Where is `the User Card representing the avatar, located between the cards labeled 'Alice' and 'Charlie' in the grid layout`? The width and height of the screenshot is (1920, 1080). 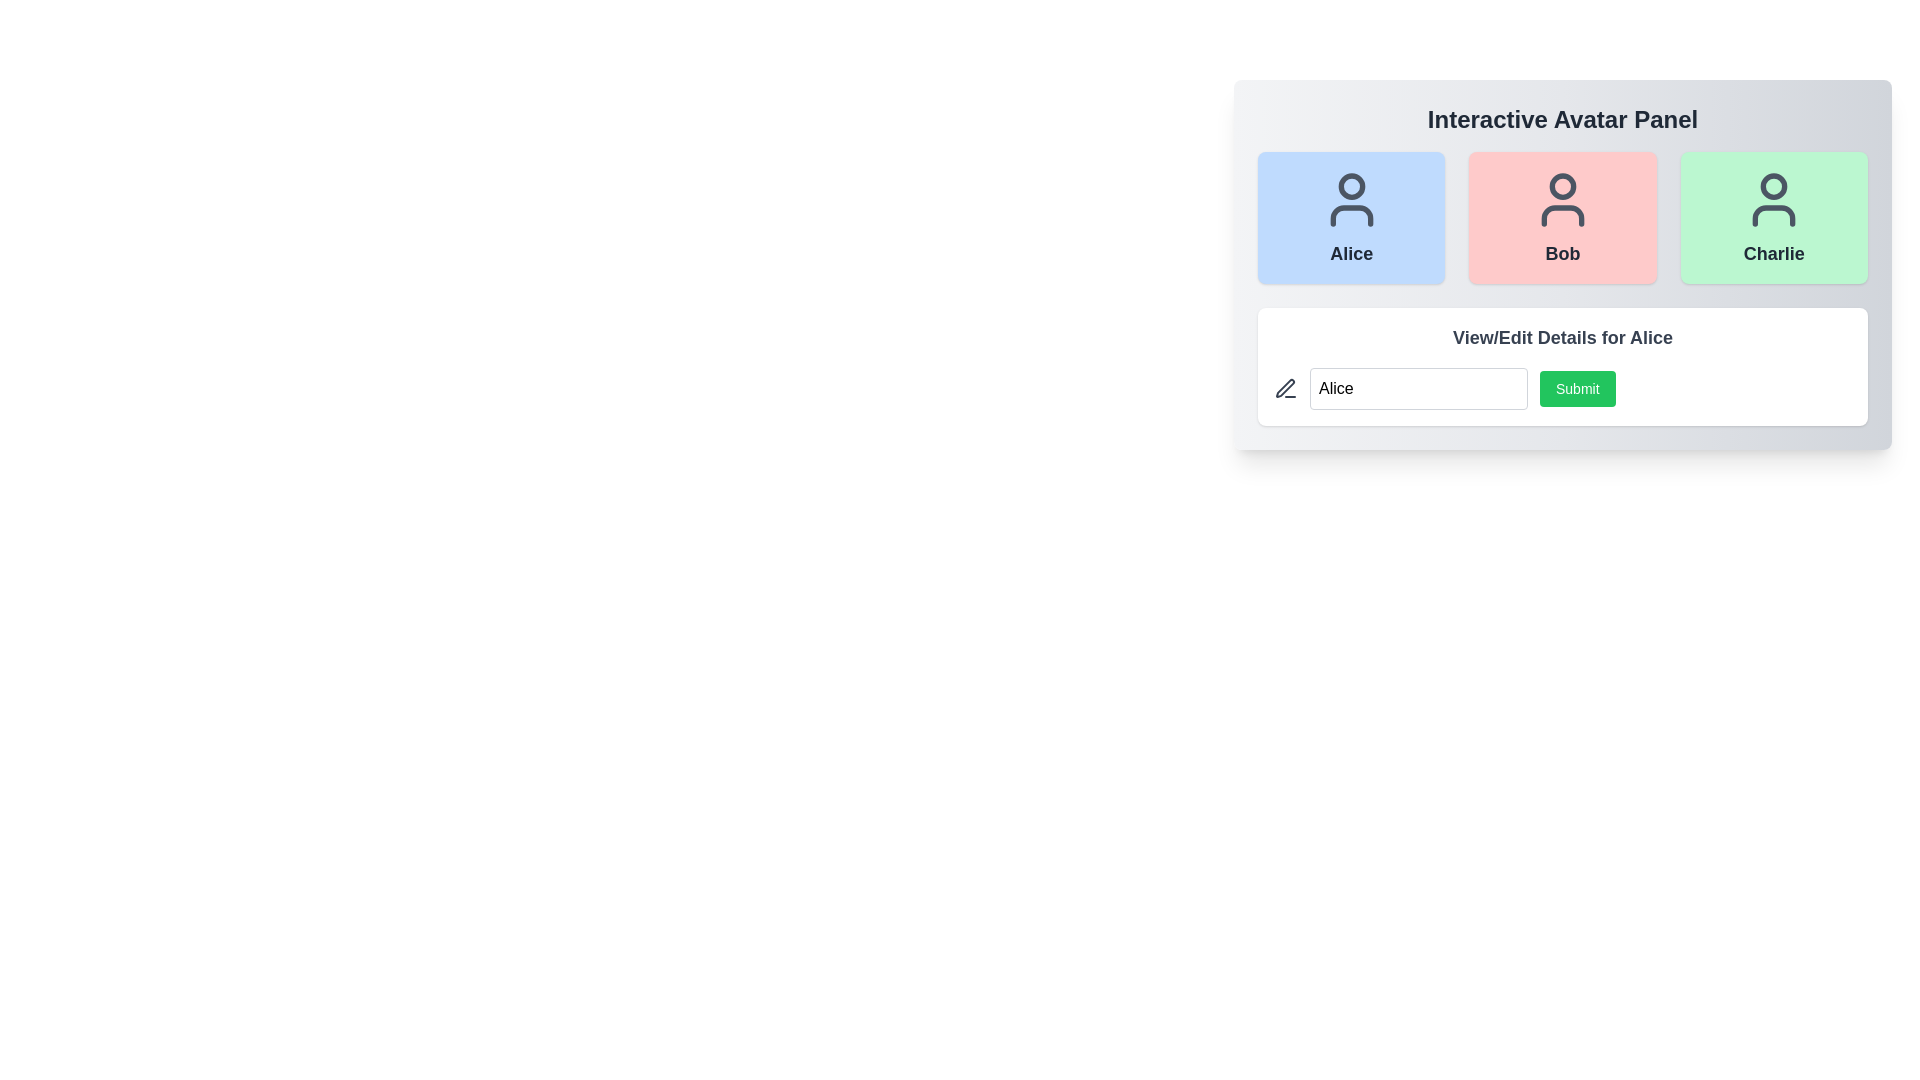 the User Card representing the avatar, located between the cards labeled 'Alice' and 'Charlie' in the grid layout is located at coordinates (1562, 218).